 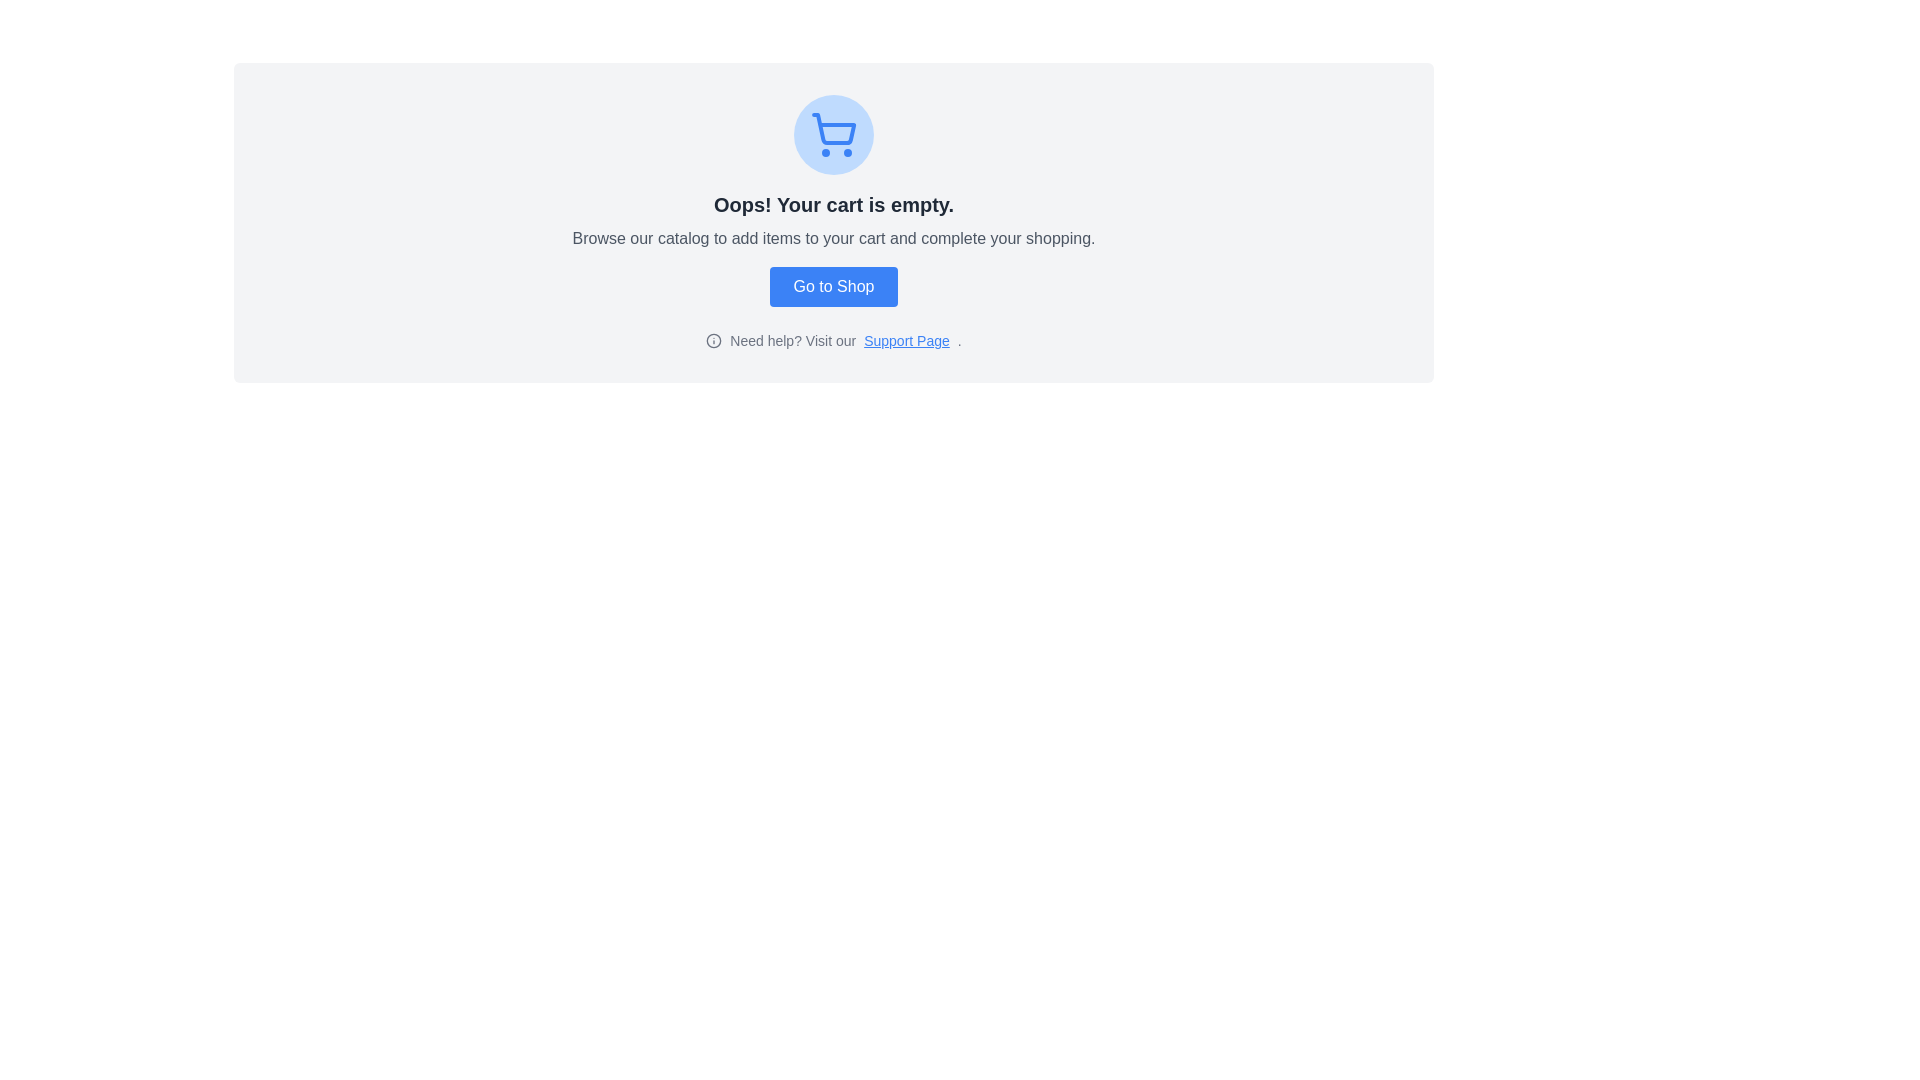 I want to click on the circular information icon with a hollow center and intersecting strokes located at the bottom of the displayed card, adjacent to the text 'Need help? Visit our Support Page.', so click(x=714, y=339).